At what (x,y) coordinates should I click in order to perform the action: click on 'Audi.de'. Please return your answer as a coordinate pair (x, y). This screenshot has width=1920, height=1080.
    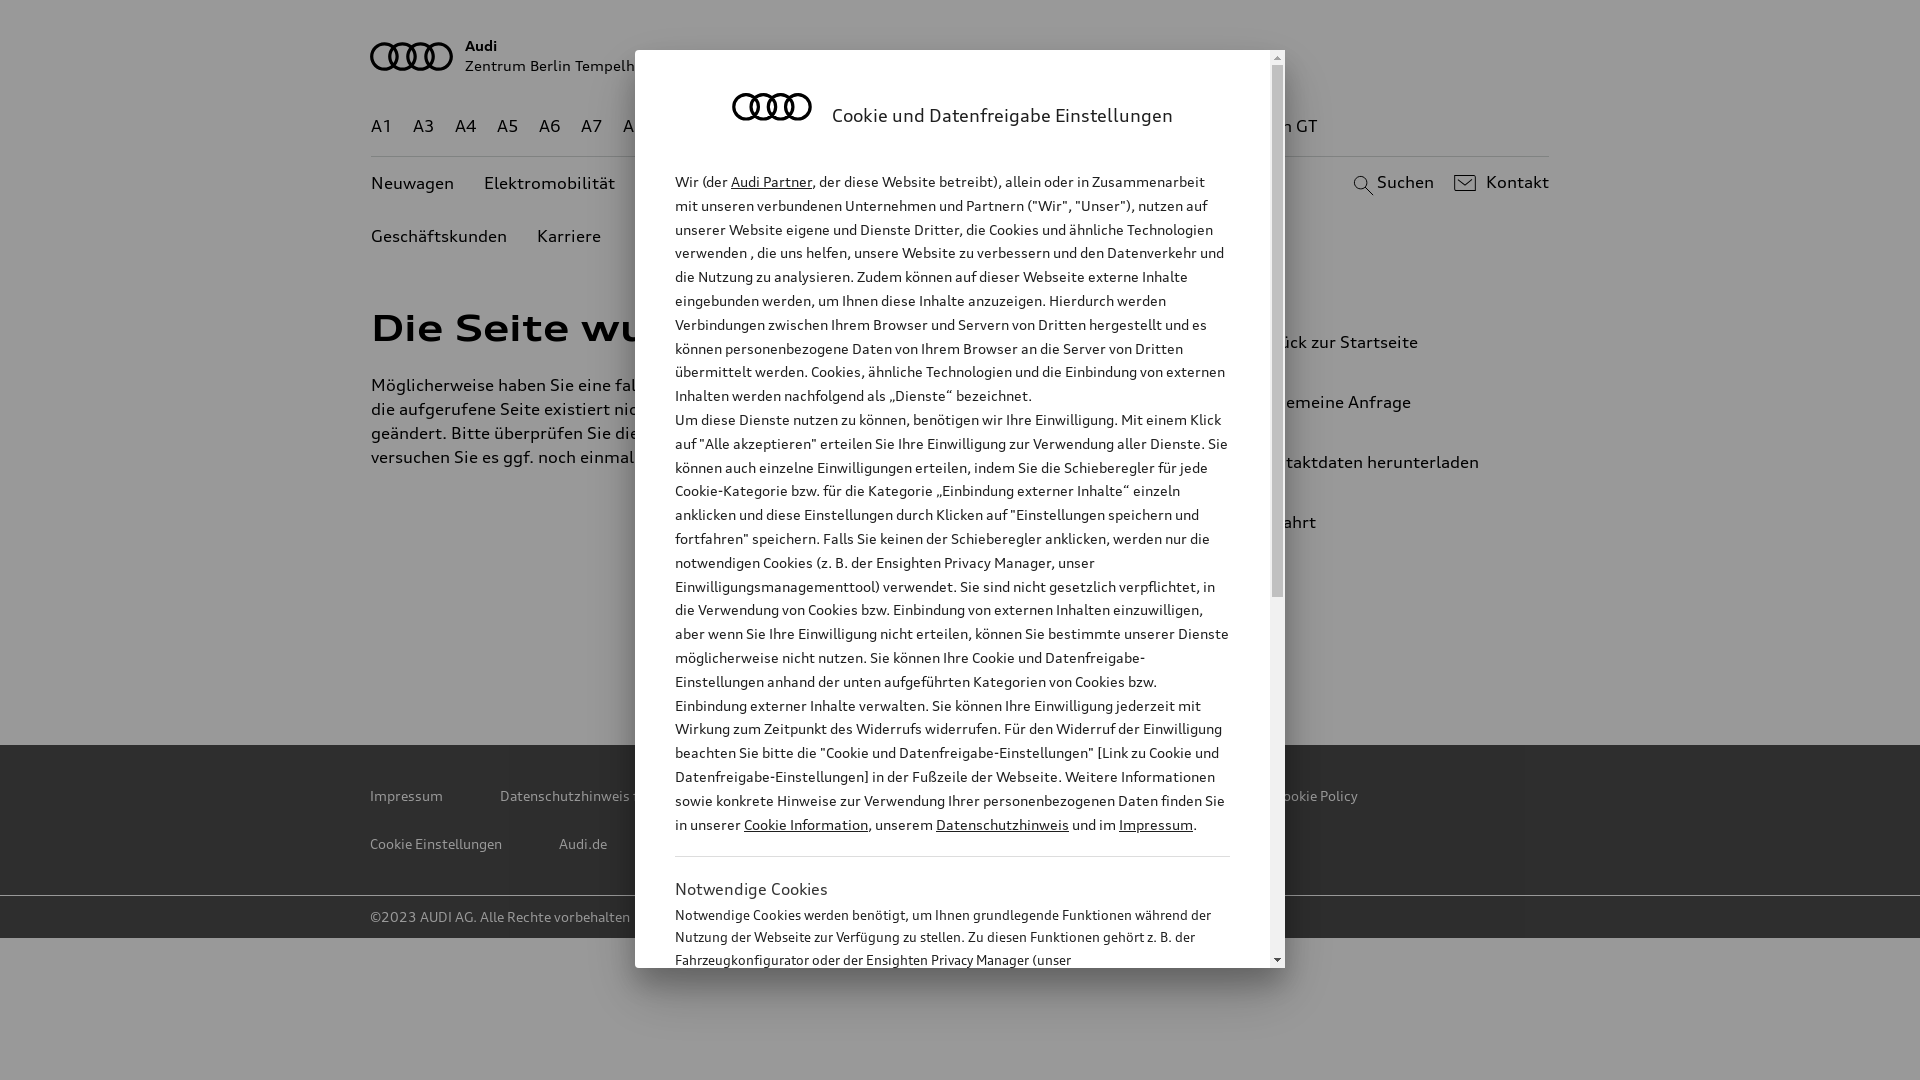
    Looking at the image, I should click on (558, 844).